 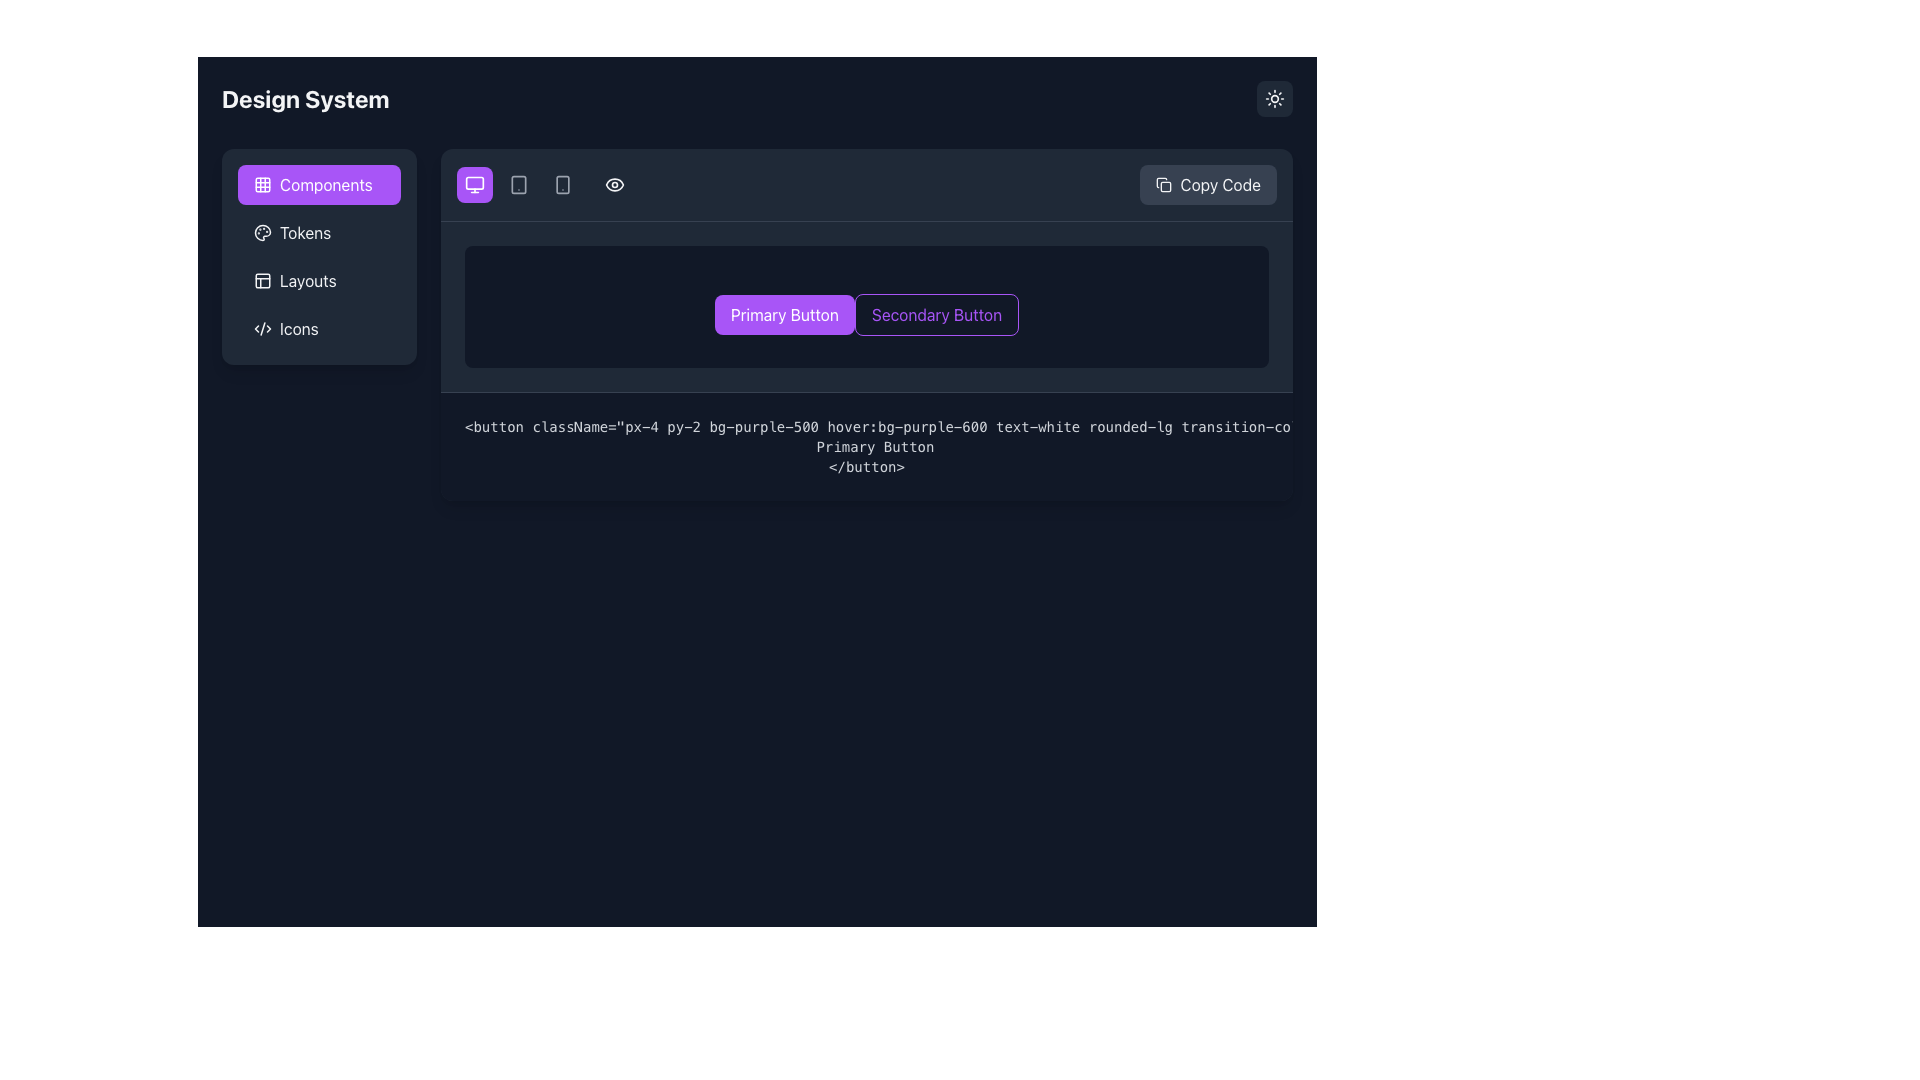 I want to click on the 'Tokens' label in the navigation menu, so click(x=304, y=231).